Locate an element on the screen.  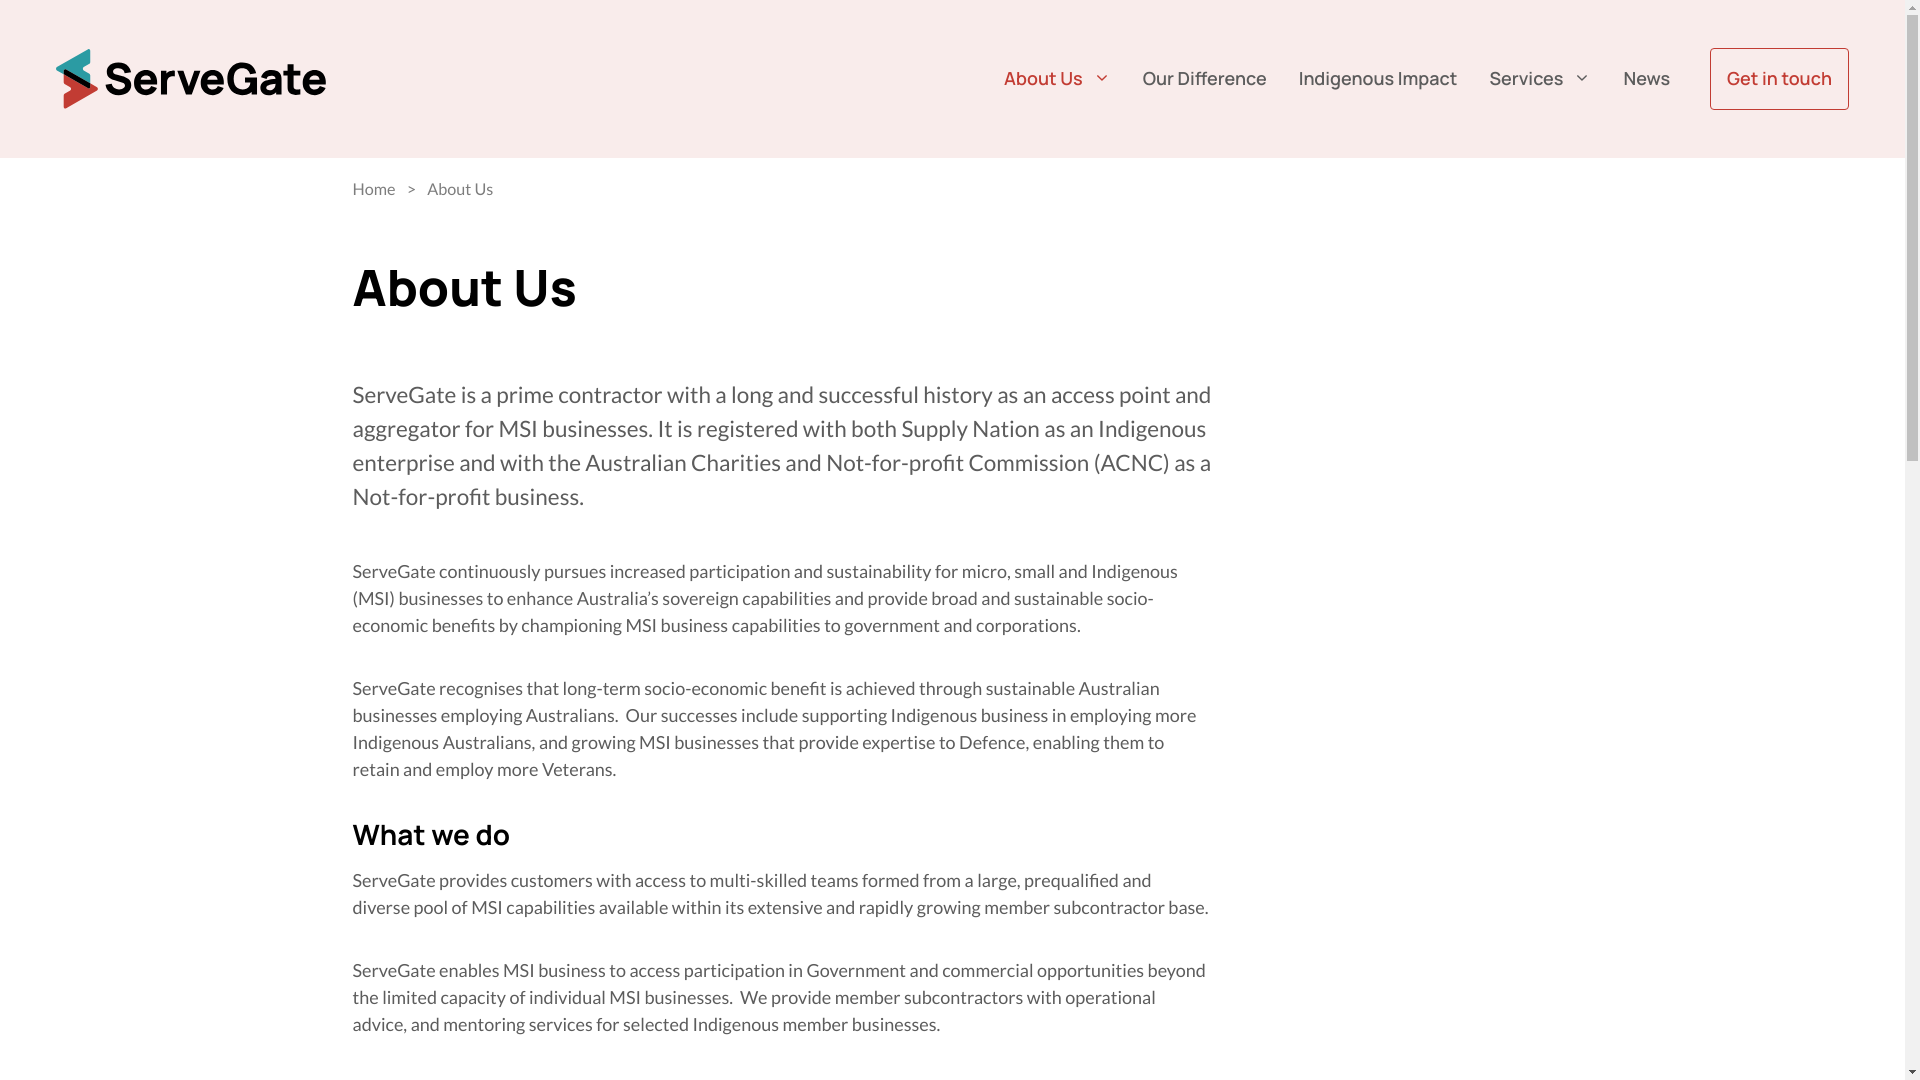
'Get in touch' is located at coordinates (1779, 77).